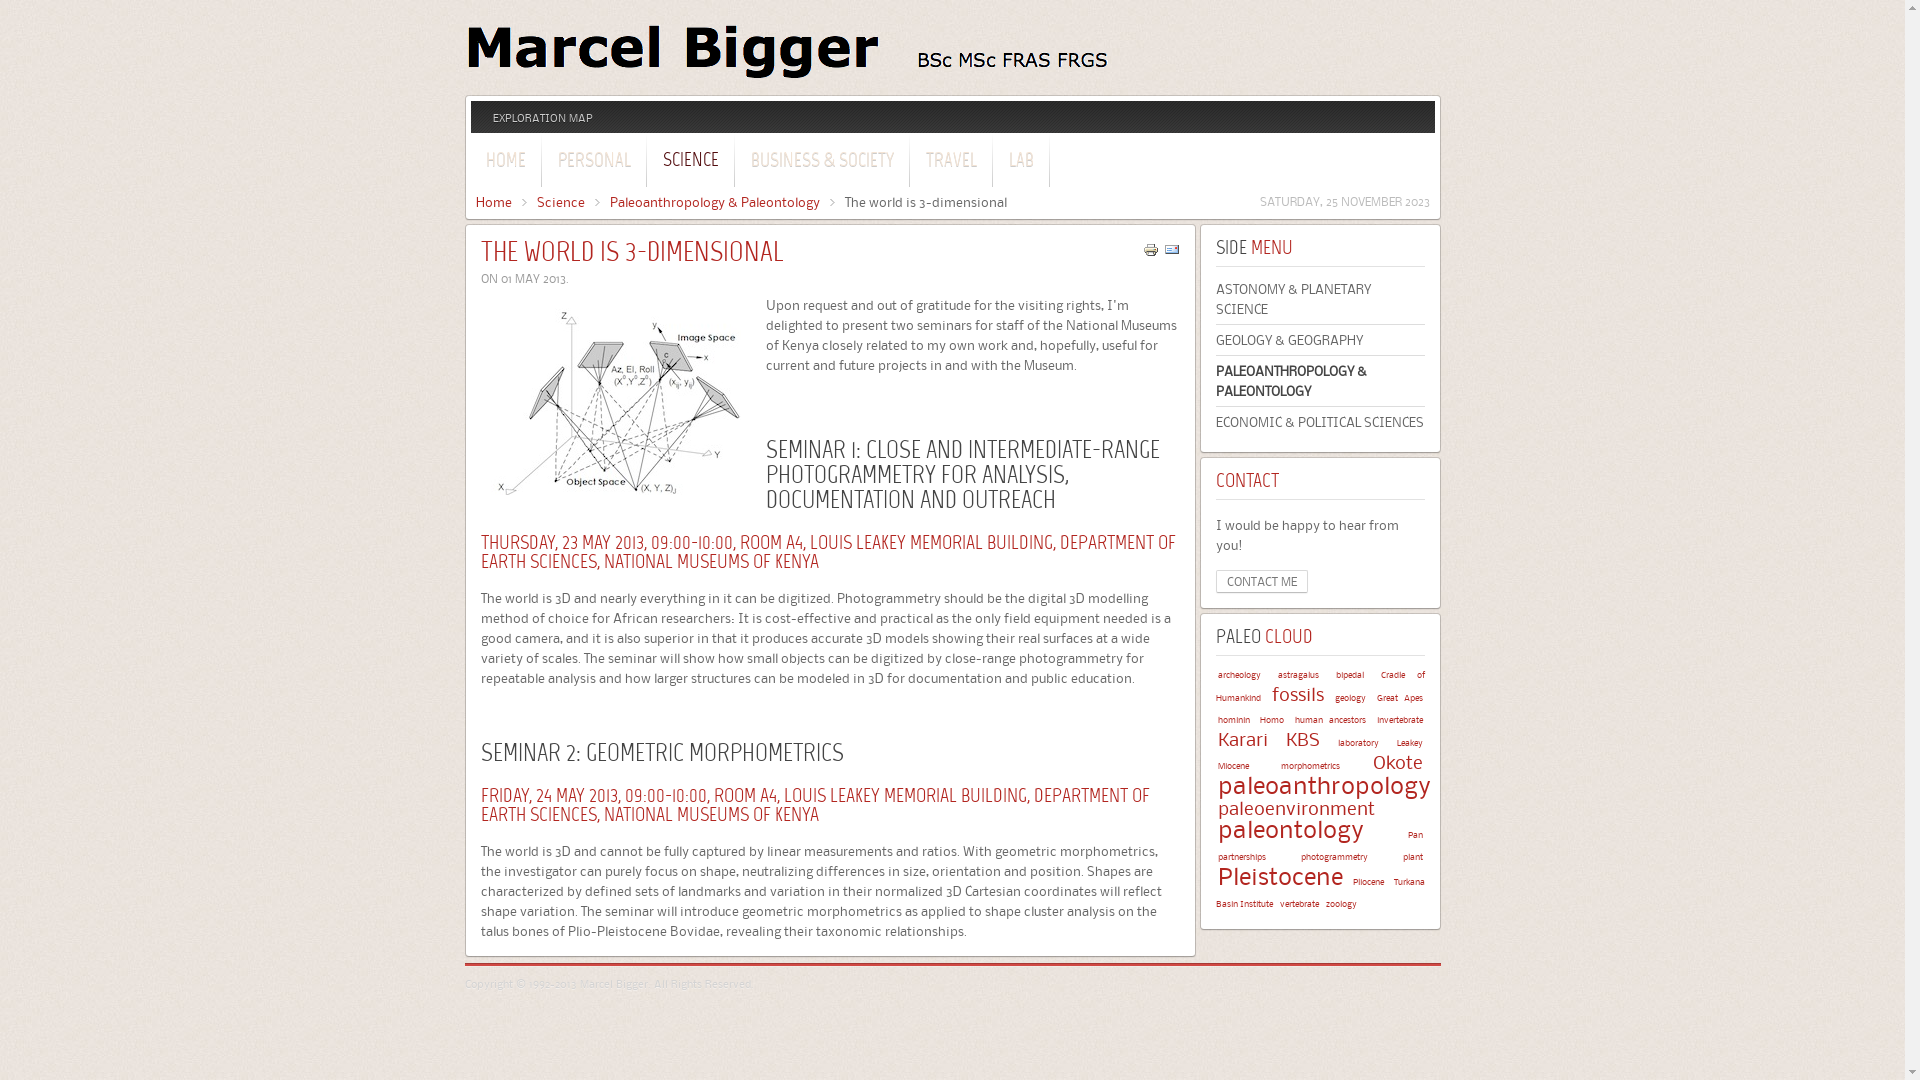  Describe the element at coordinates (1310, 765) in the screenshot. I see `'morphometrics'` at that location.